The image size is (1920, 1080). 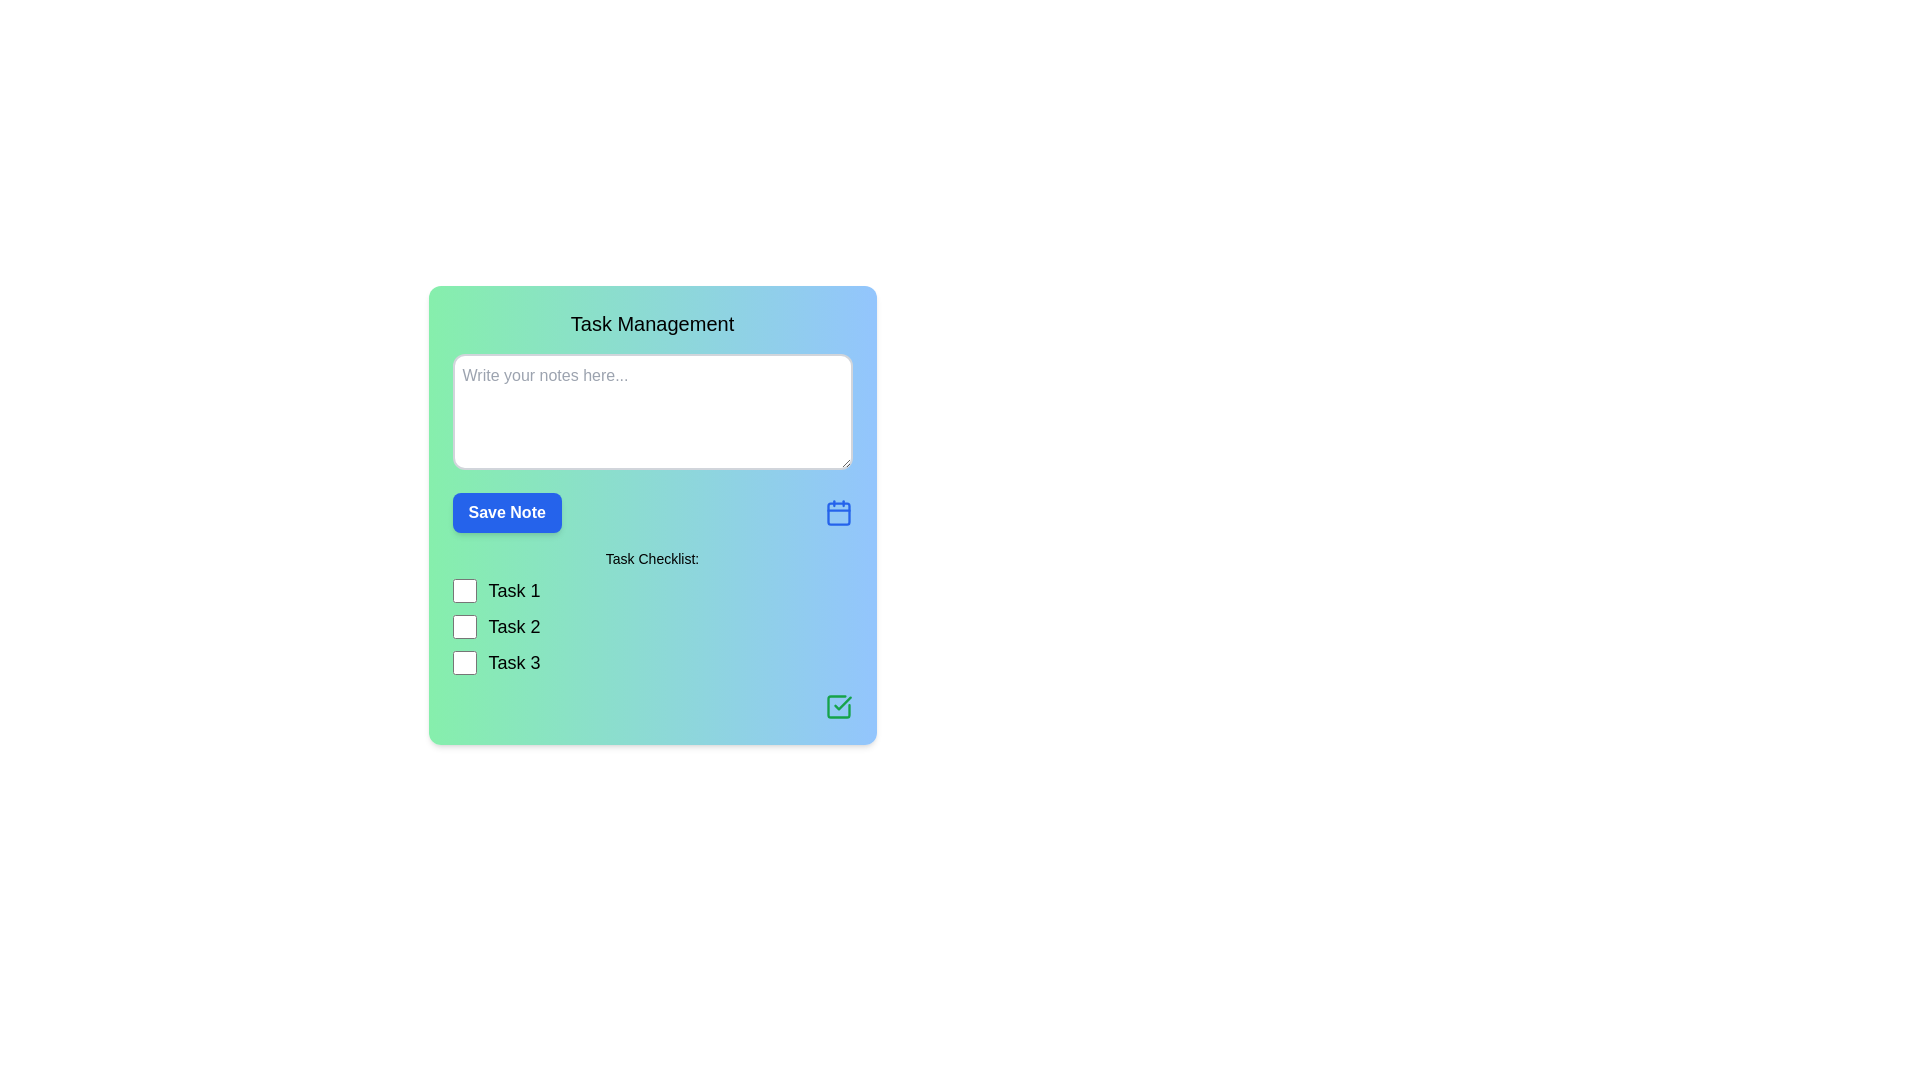 I want to click on the 'Task 1' text label, which is displayed in black and is aligned to the right of a small checkbox in the checklist layout, so click(x=514, y=589).